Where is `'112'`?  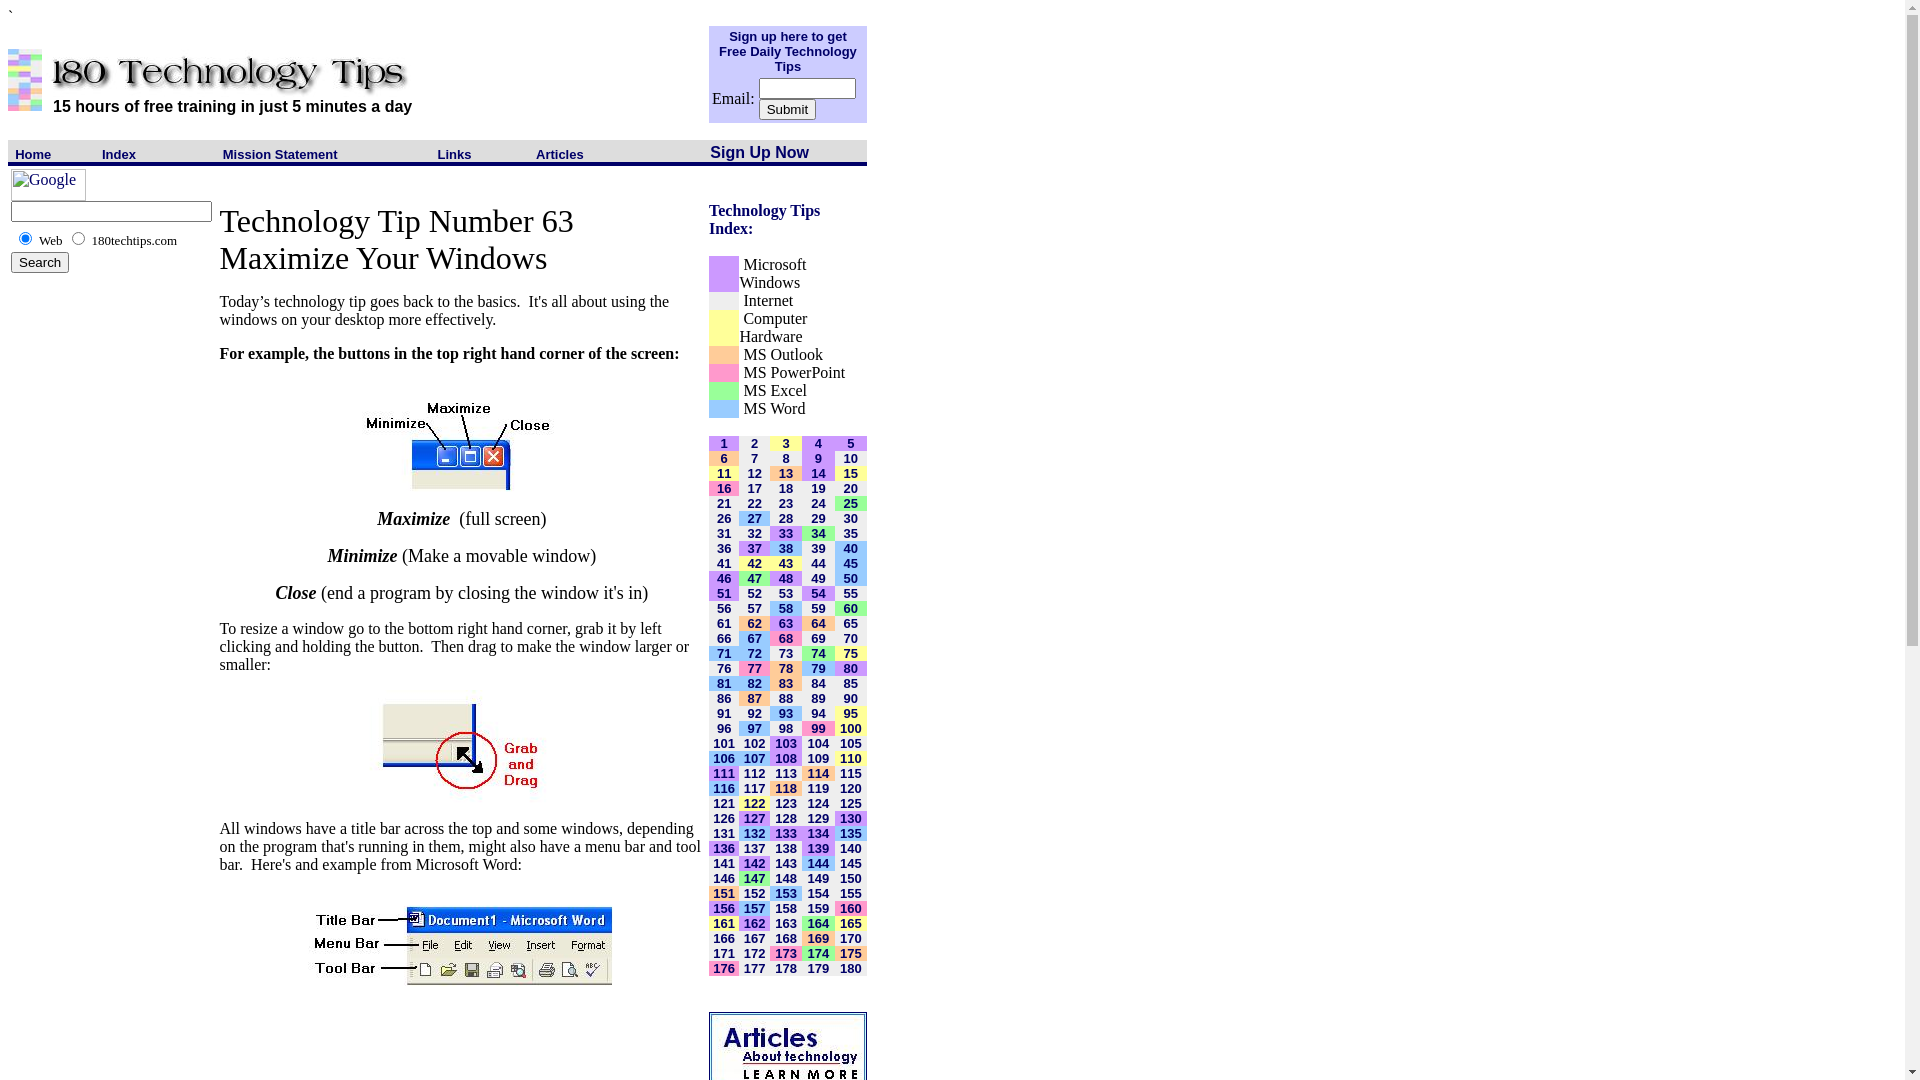
'112' is located at coordinates (753, 771).